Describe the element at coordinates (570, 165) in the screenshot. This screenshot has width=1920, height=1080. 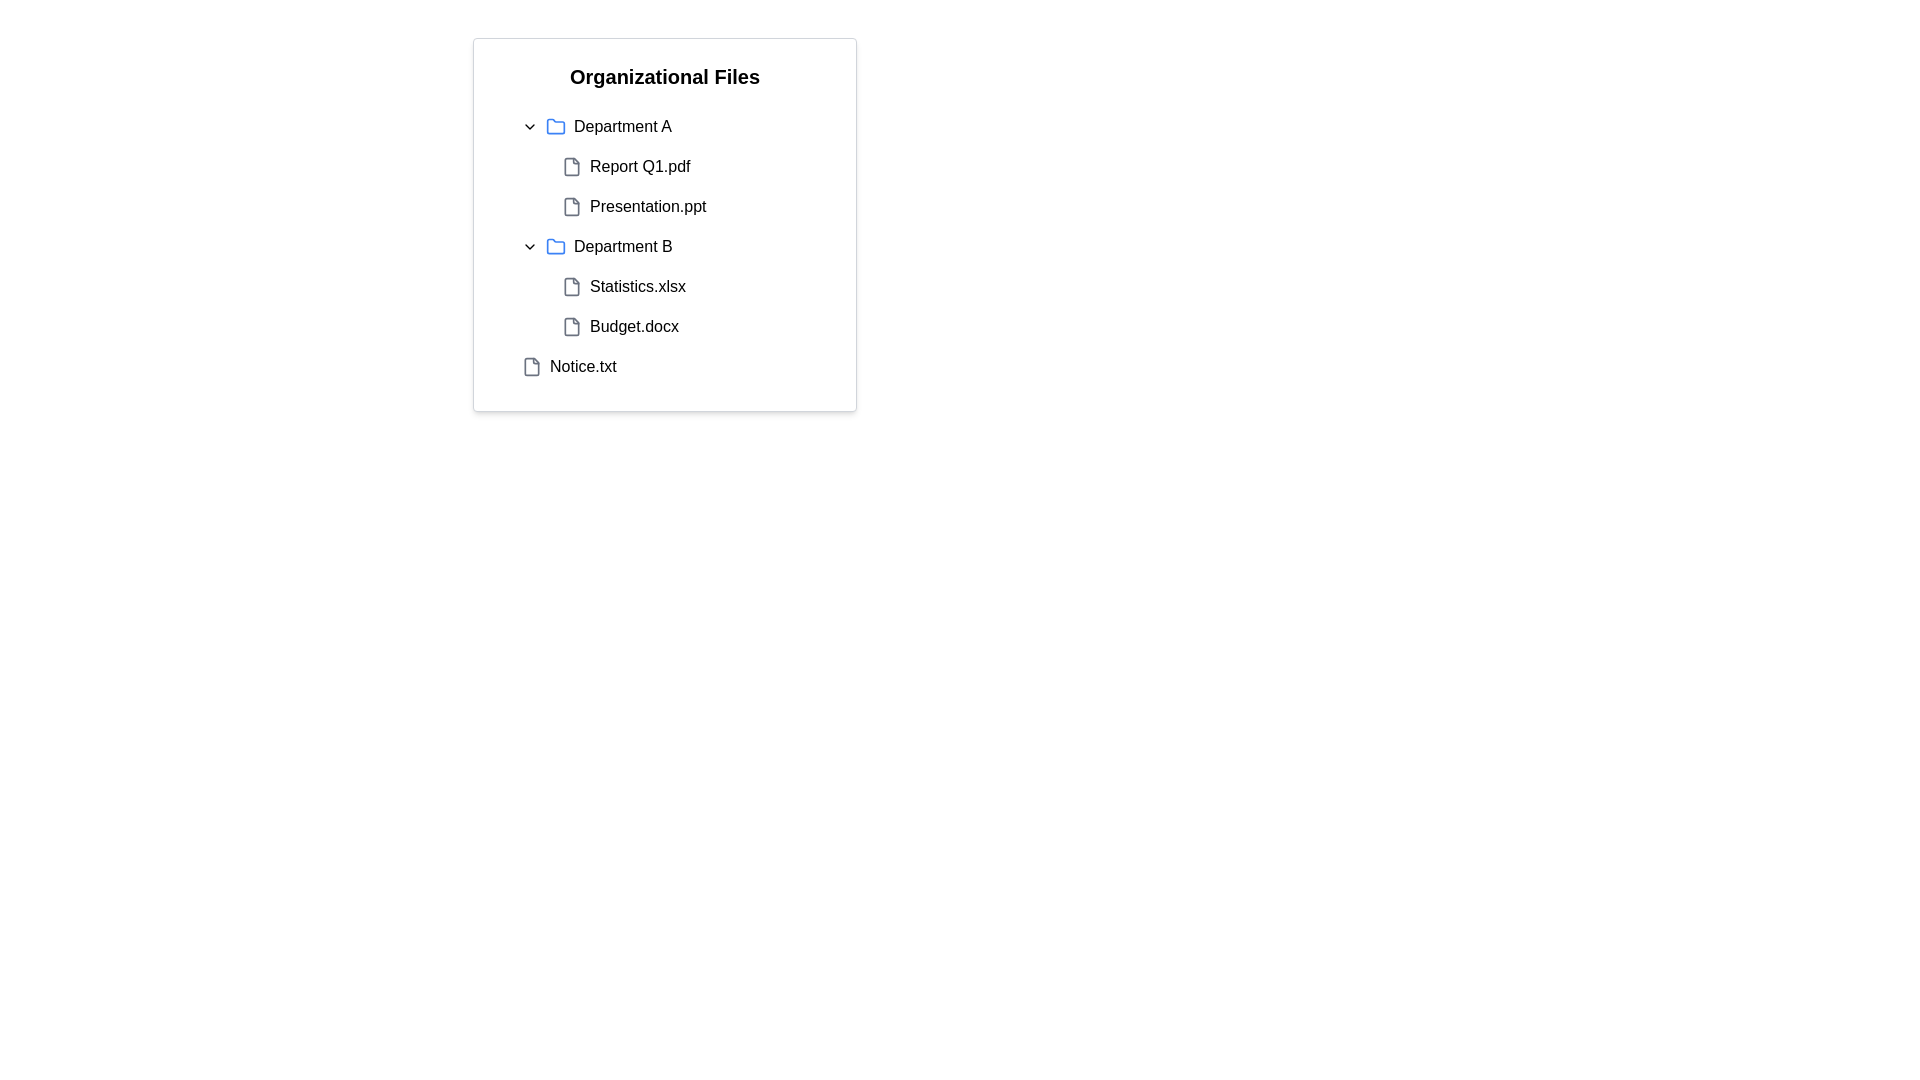
I see `the file icon indicating 'Report Q1.pdf' located in the 'Department A' section of the hierarchical file structure` at that location.